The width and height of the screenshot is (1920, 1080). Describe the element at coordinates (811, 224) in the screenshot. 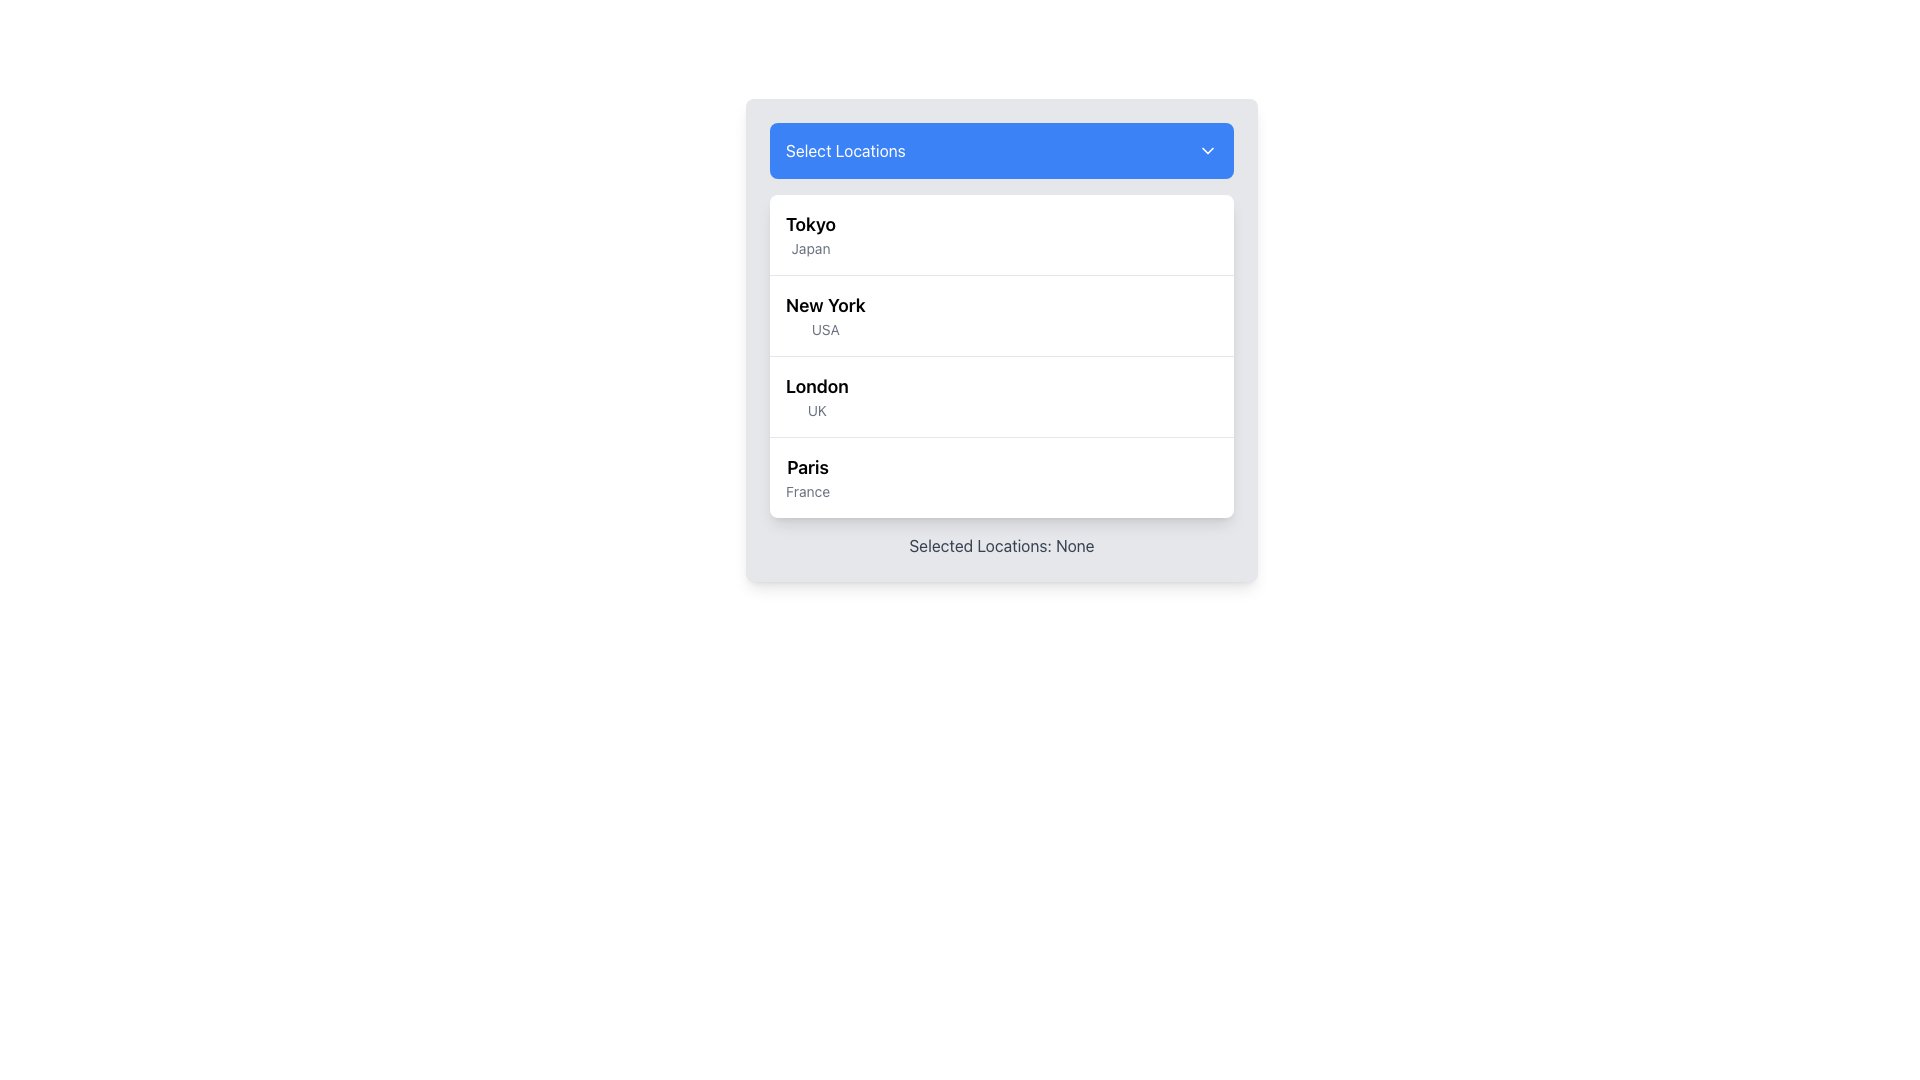

I see `the title text element 'Tokyo' in the dropdown list` at that location.